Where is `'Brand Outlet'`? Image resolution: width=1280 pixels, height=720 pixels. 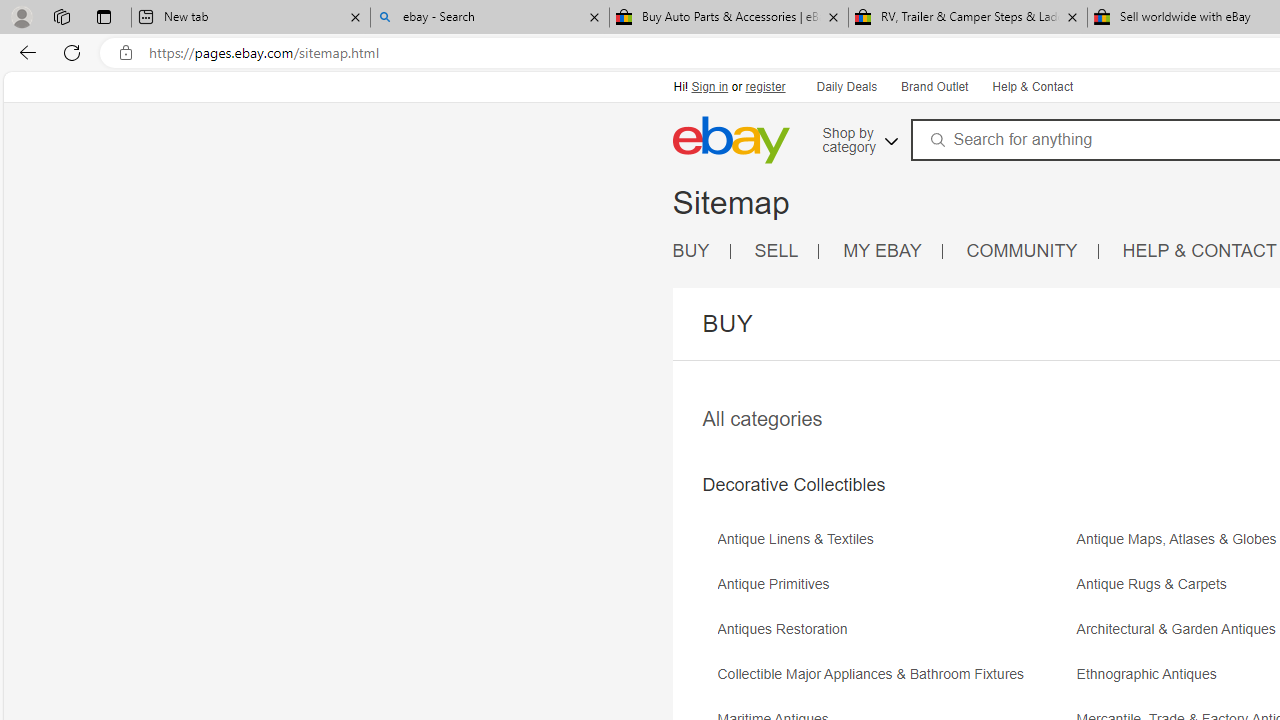
'Brand Outlet' is located at coordinates (932, 85).